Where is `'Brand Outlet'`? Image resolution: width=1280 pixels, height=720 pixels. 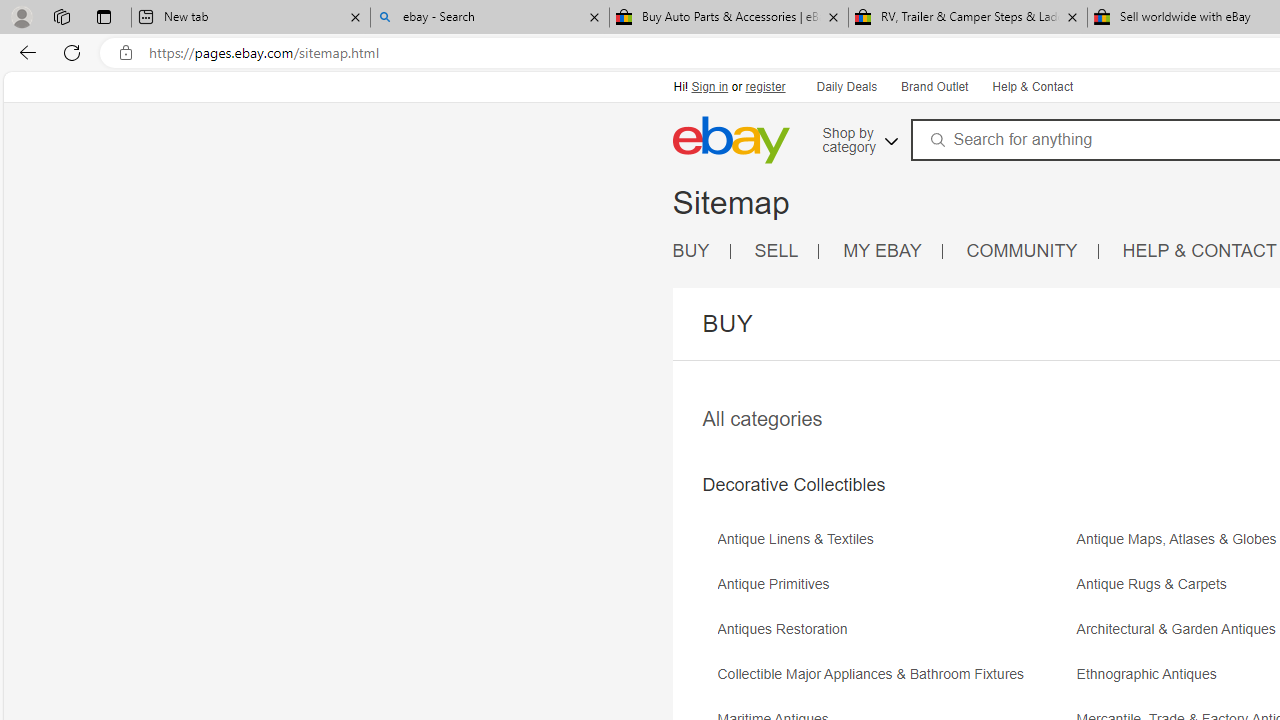
'Brand Outlet' is located at coordinates (932, 85).